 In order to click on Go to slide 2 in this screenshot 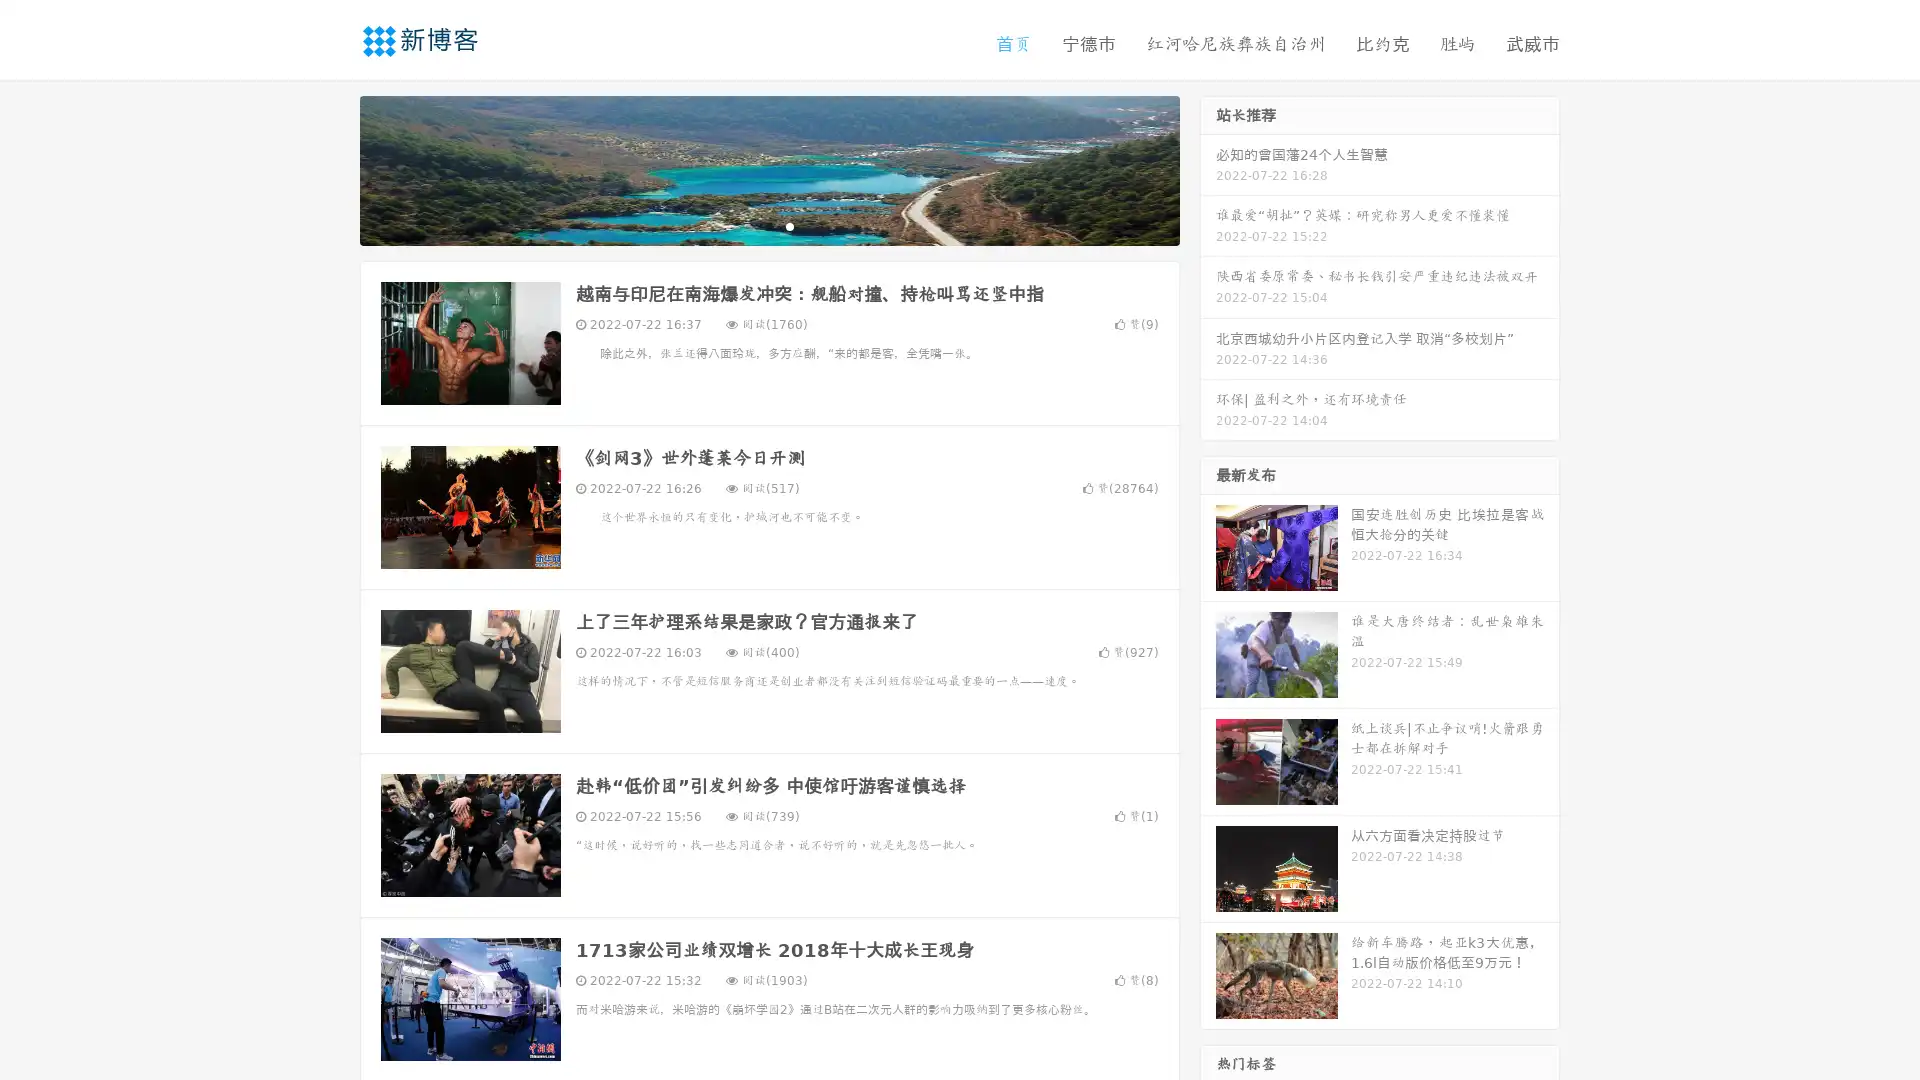, I will do `click(768, 225)`.